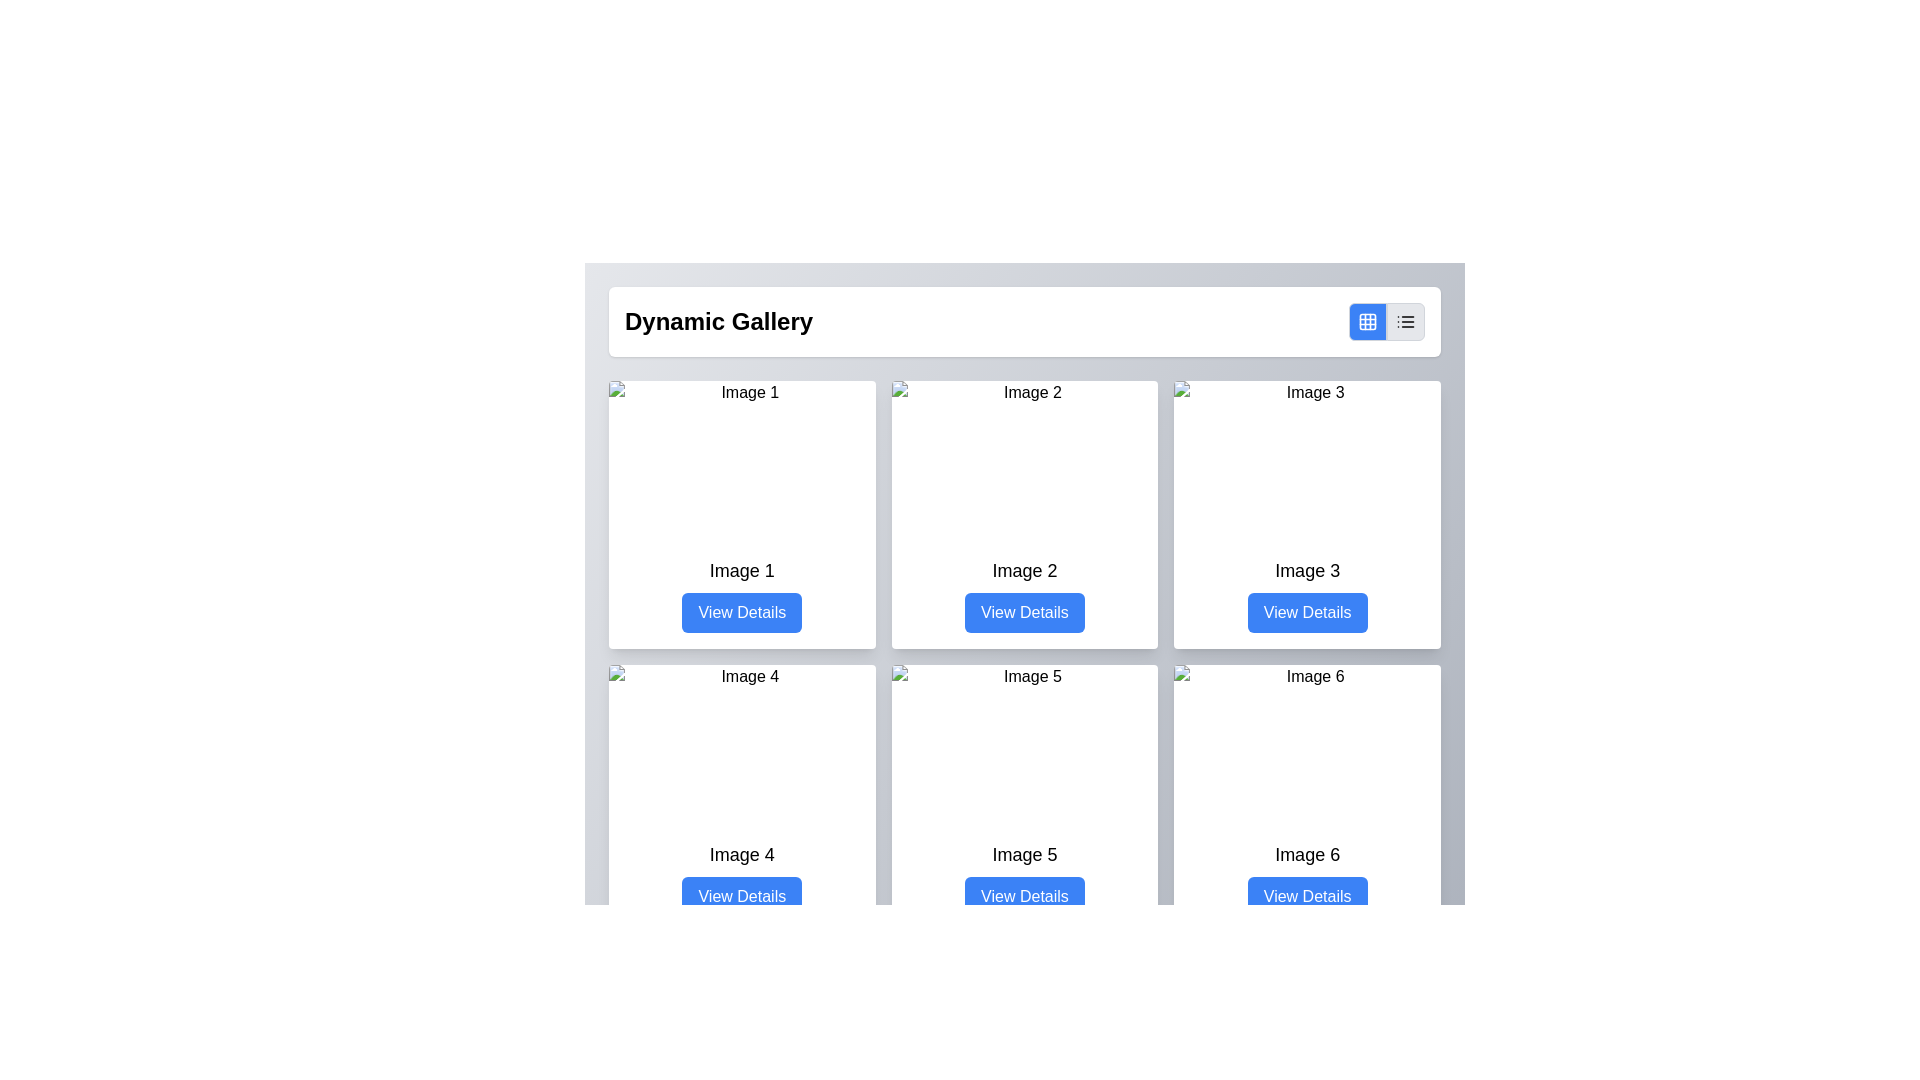  What do you see at coordinates (1367, 320) in the screenshot?
I see `the button with a 3x3 grid icon, which has a blue background and white elements, located in the top-right corner of the interface, adjacent to a toggle switch` at bounding box center [1367, 320].